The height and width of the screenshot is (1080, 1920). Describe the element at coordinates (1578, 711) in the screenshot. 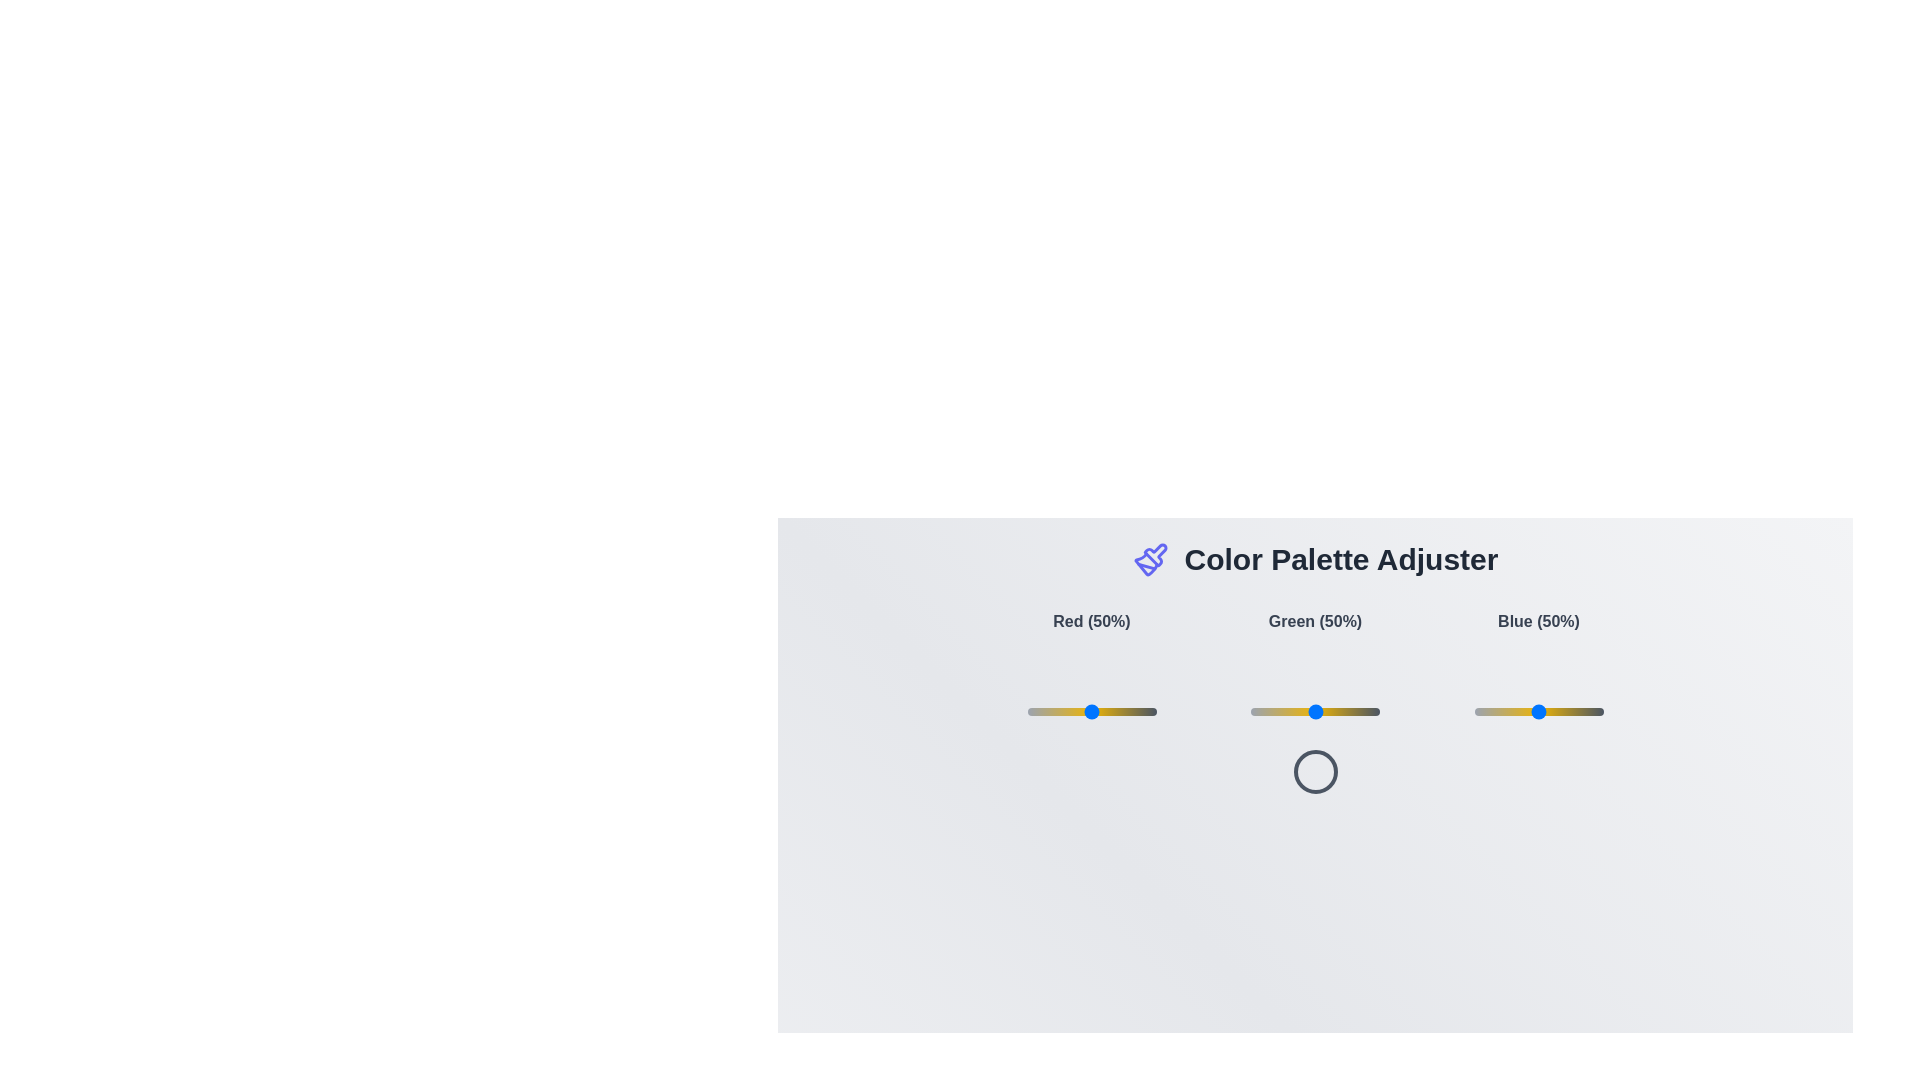

I see `the blue color slider to 81%` at that location.